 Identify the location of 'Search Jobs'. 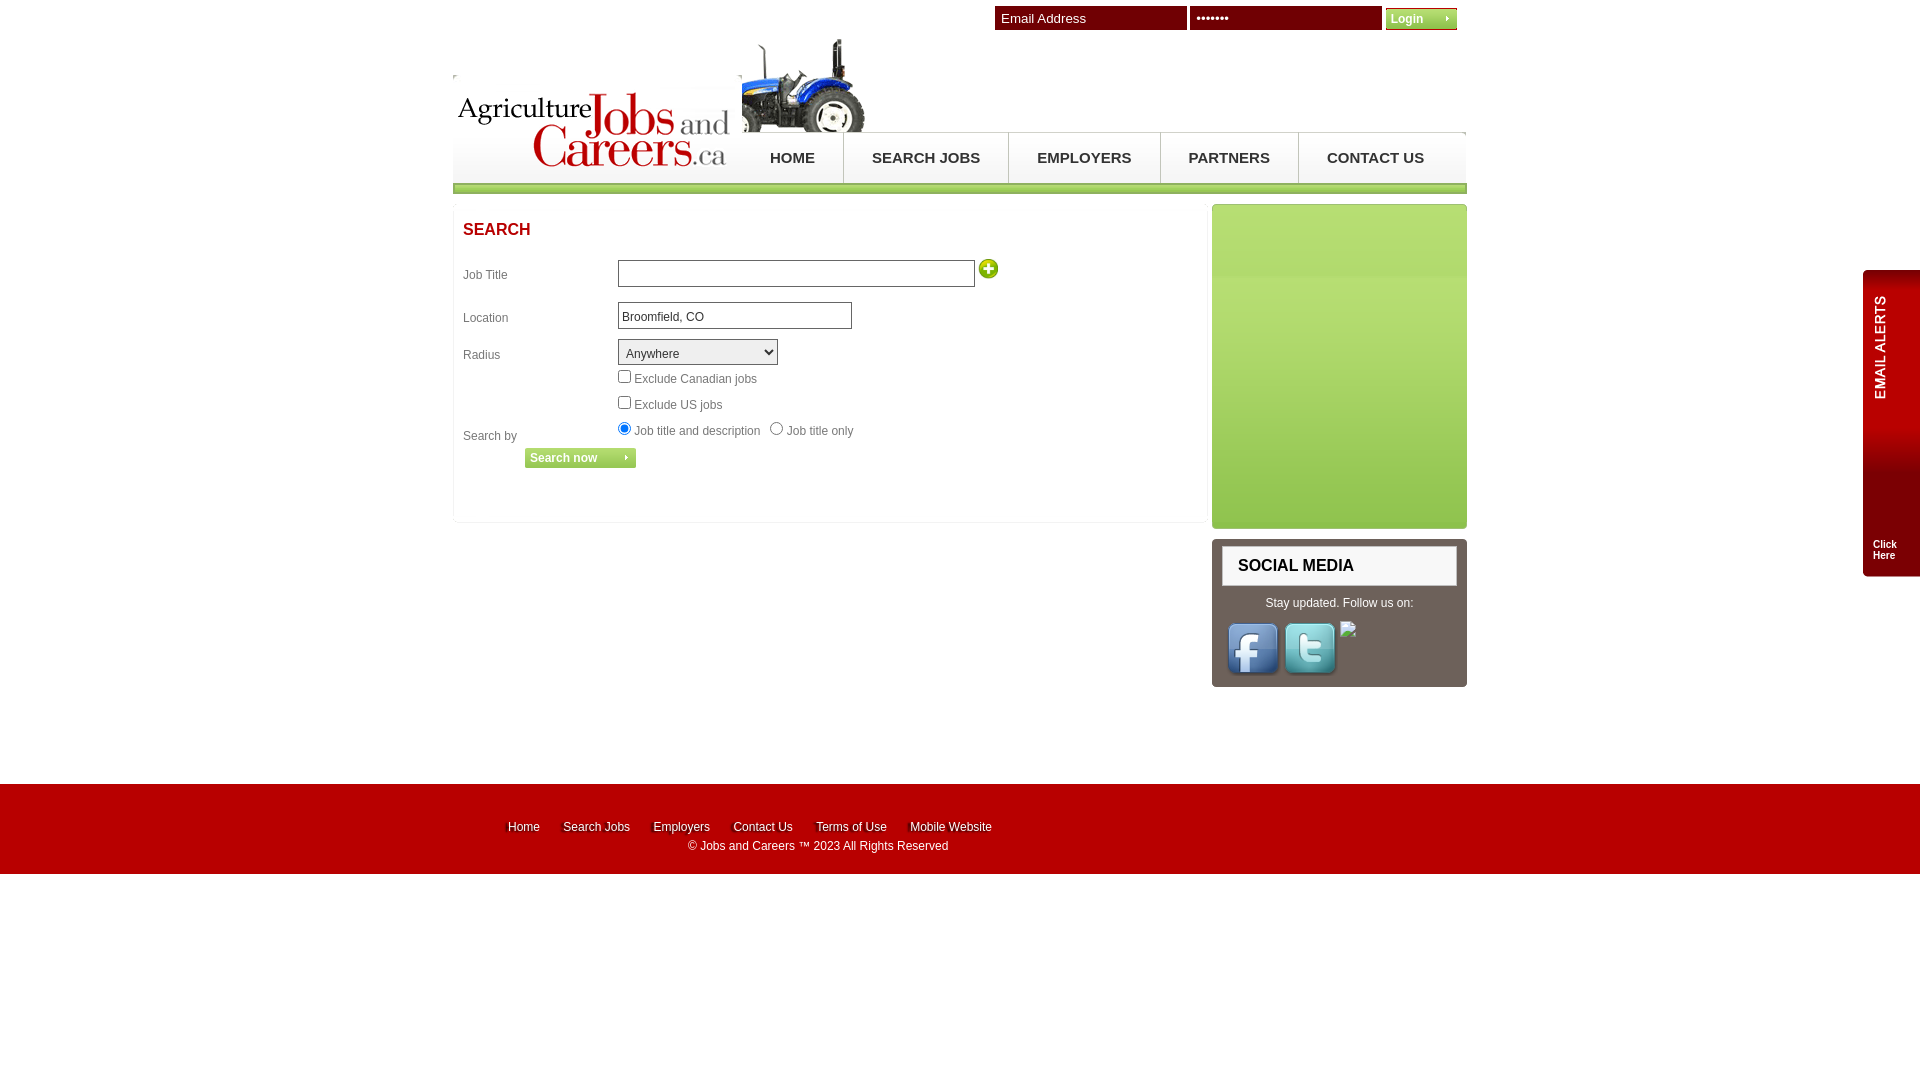
(595, 826).